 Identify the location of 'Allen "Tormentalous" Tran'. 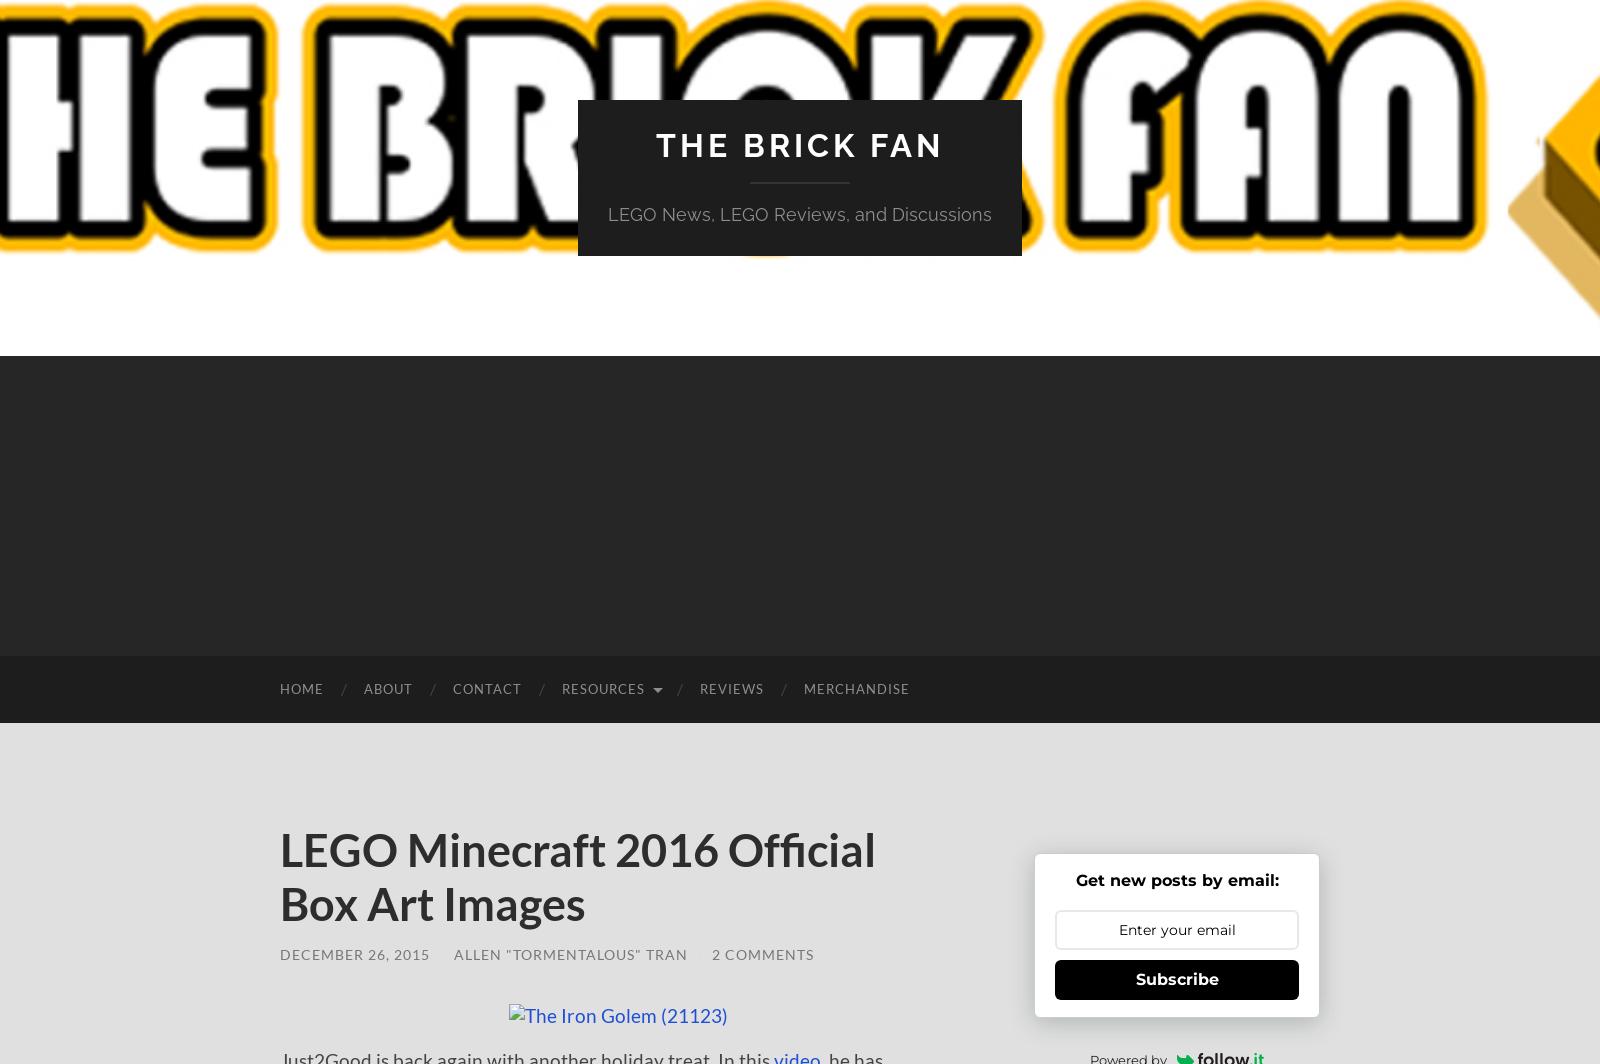
(570, 954).